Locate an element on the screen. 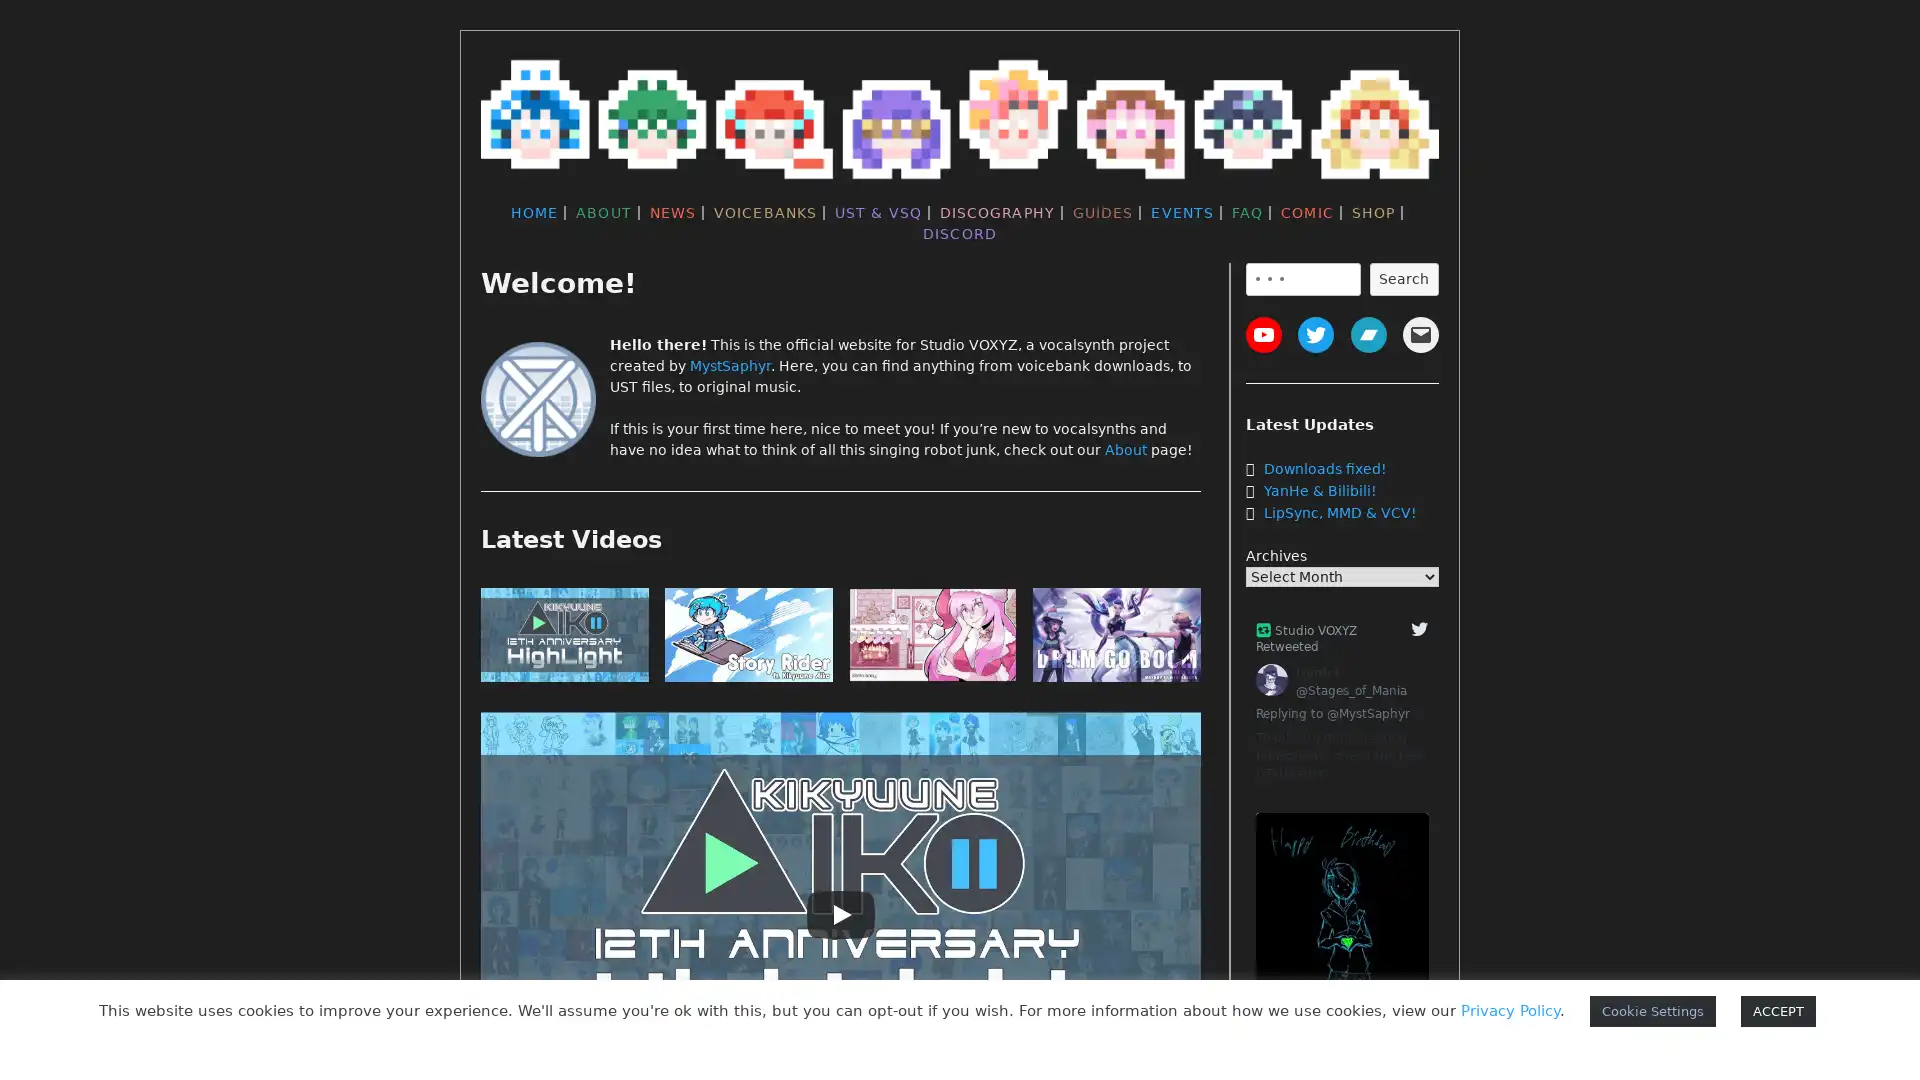 The width and height of the screenshot is (1920, 1080). Play is located at coordinates (840, 914).